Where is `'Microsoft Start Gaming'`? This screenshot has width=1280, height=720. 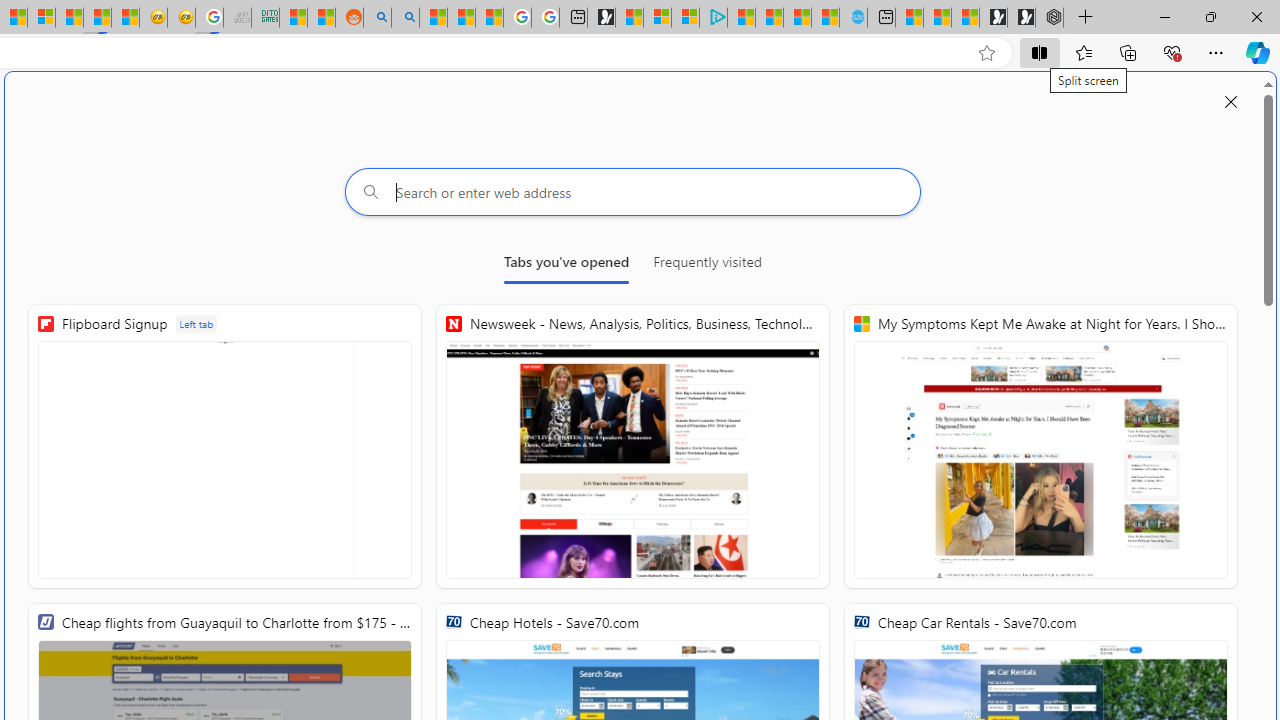
'Microsoft Start Gaming' is located at coordinates (600, 17).